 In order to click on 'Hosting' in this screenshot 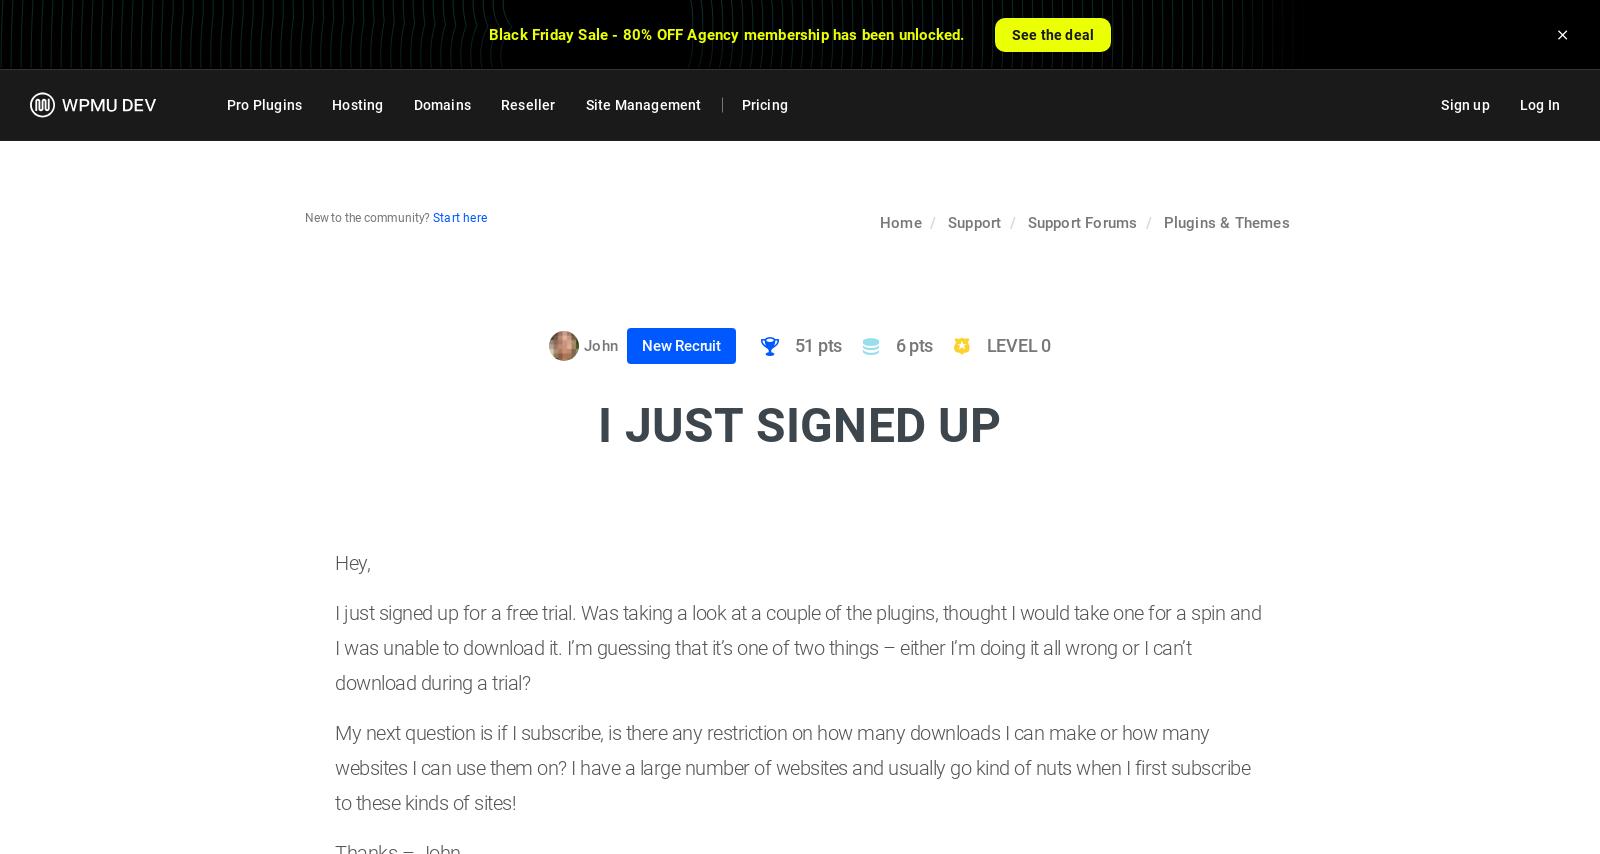, I will do `click(357, 105)`.